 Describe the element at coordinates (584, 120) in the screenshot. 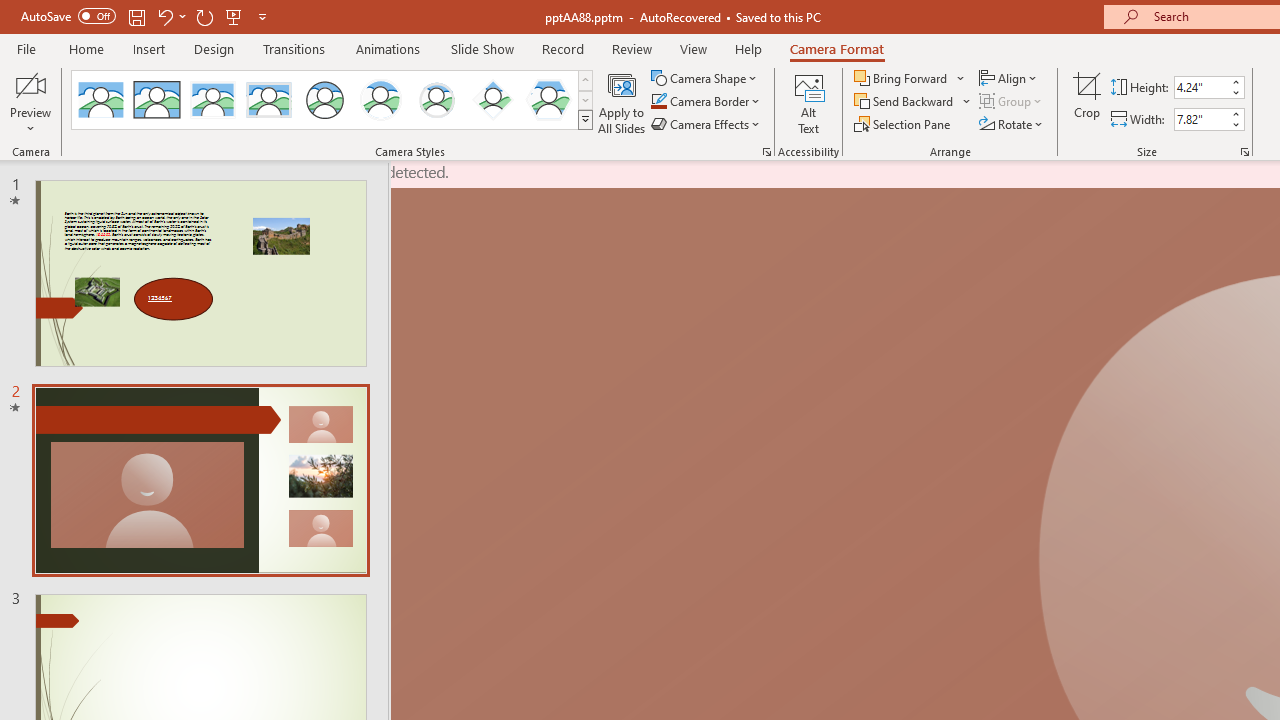

I see `'Camera Styles'` at that location.